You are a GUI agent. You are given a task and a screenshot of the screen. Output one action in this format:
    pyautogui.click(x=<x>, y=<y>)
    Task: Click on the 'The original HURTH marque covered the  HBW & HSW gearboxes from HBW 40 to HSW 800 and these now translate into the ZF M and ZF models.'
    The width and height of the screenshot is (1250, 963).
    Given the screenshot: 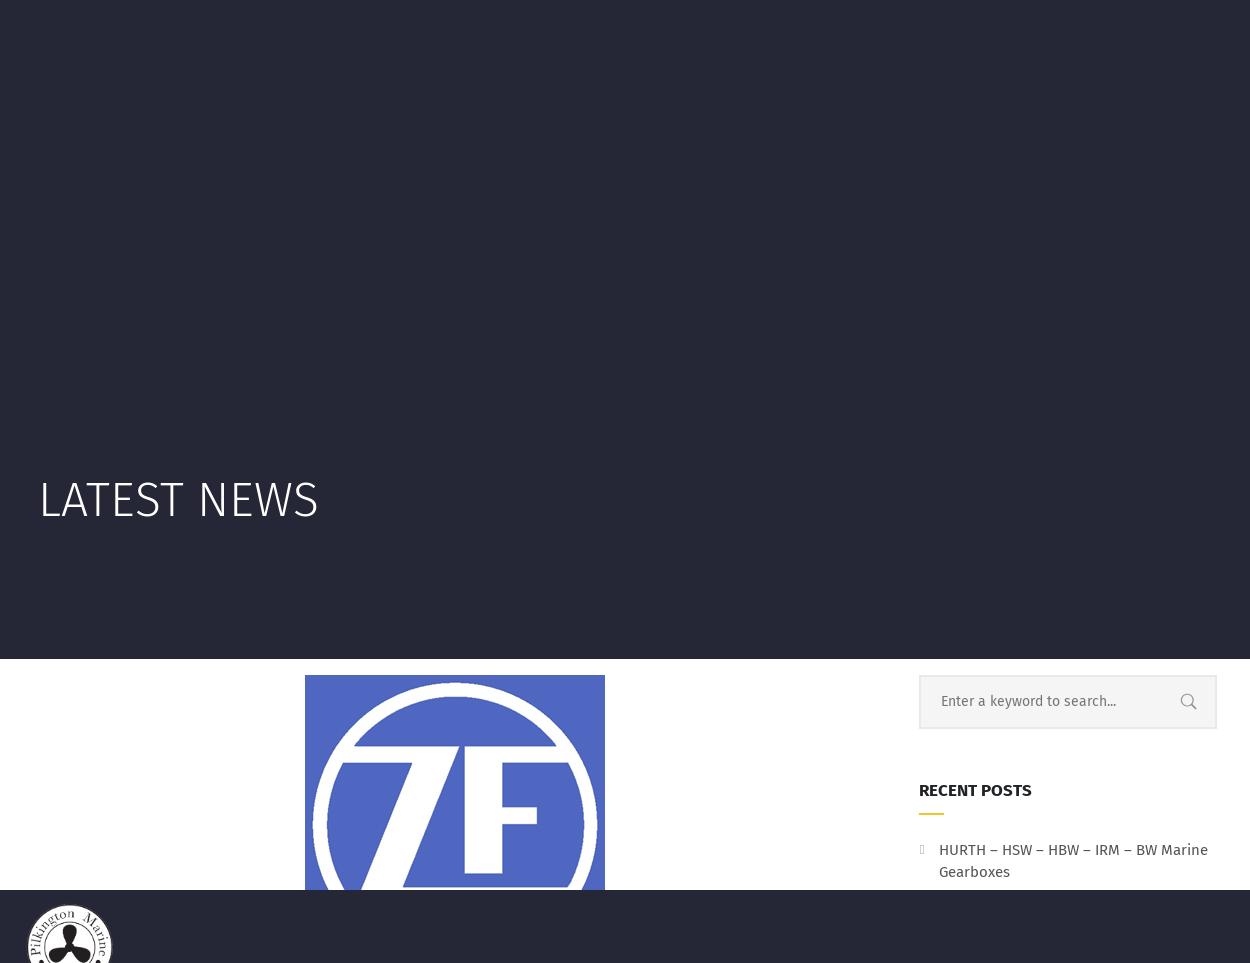 What is the action you would take?
    pyautogui.click(x=451, y=711)
    